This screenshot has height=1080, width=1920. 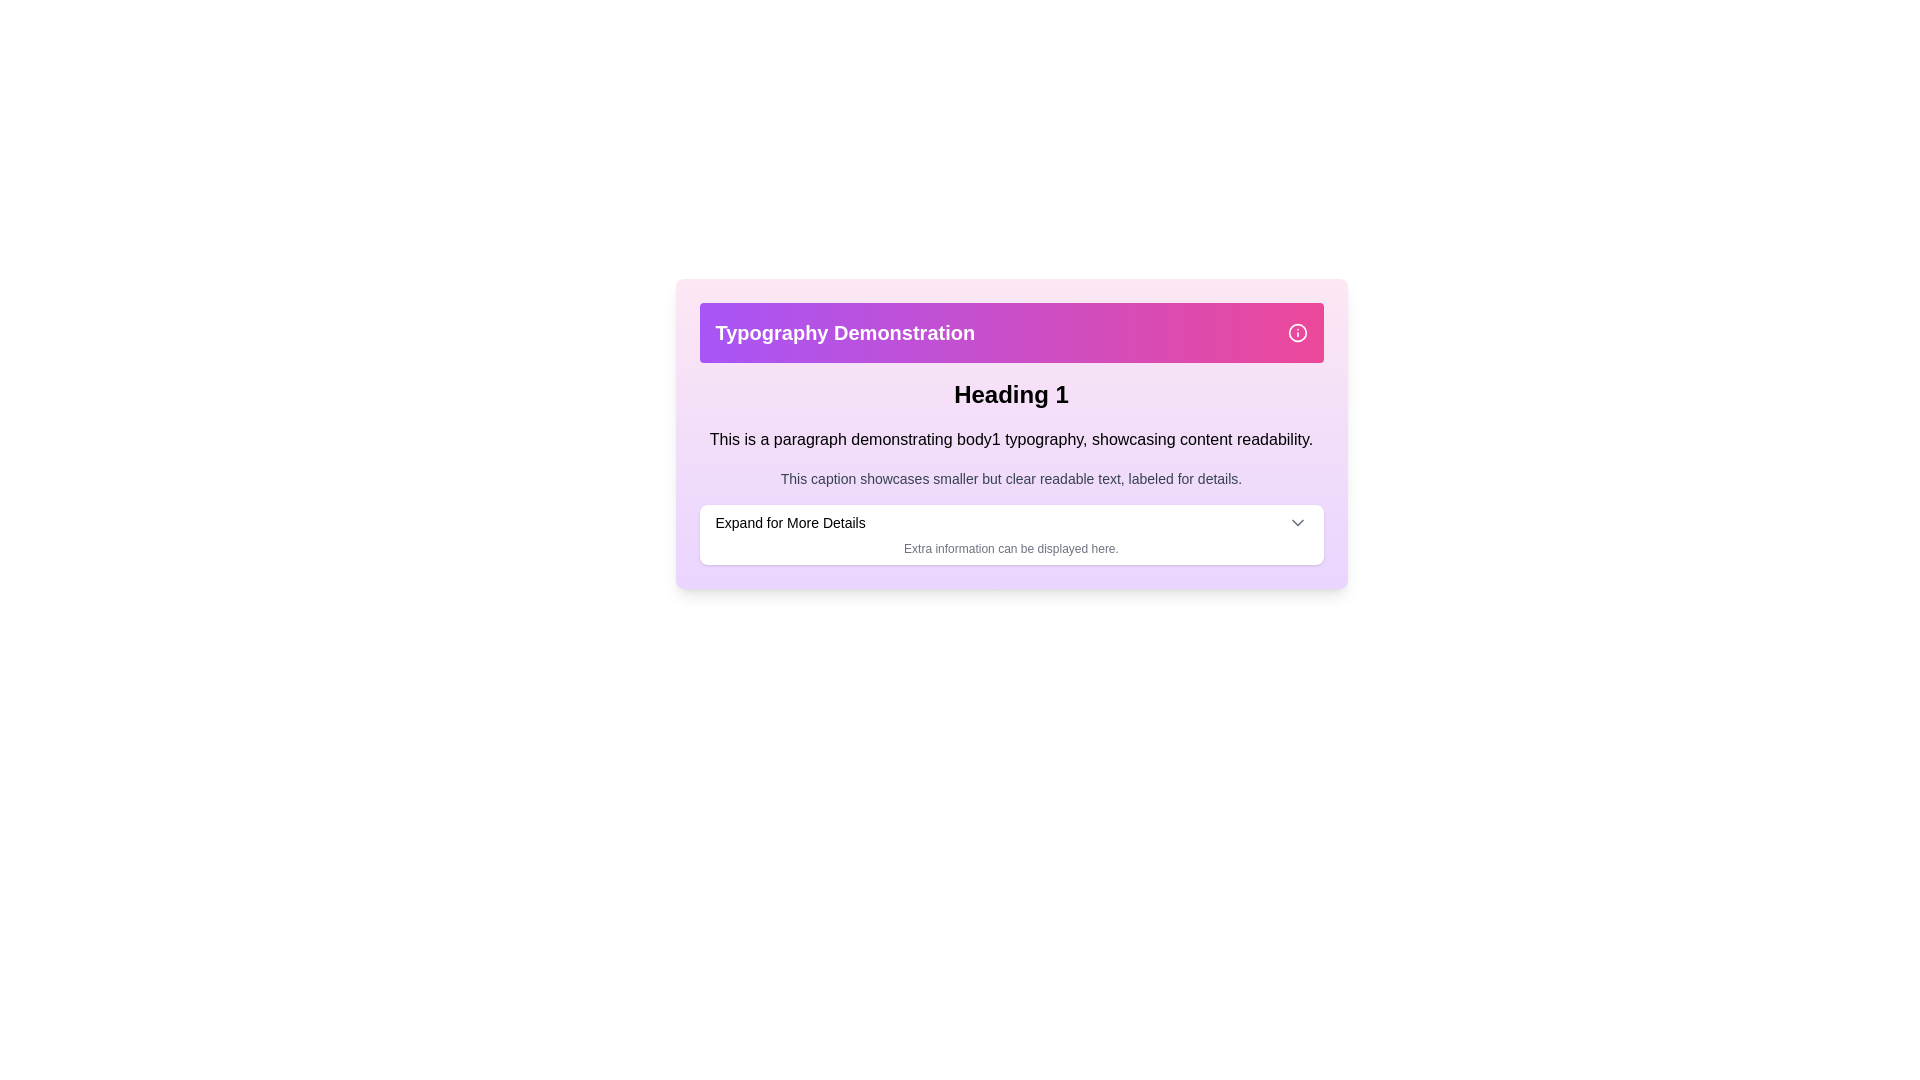 I want to click on the content of the Header banner element, which has a gradient background and displays the text 'Typography Demonstration' on the left and an information icon on the right, so click(x=1011, y=331).